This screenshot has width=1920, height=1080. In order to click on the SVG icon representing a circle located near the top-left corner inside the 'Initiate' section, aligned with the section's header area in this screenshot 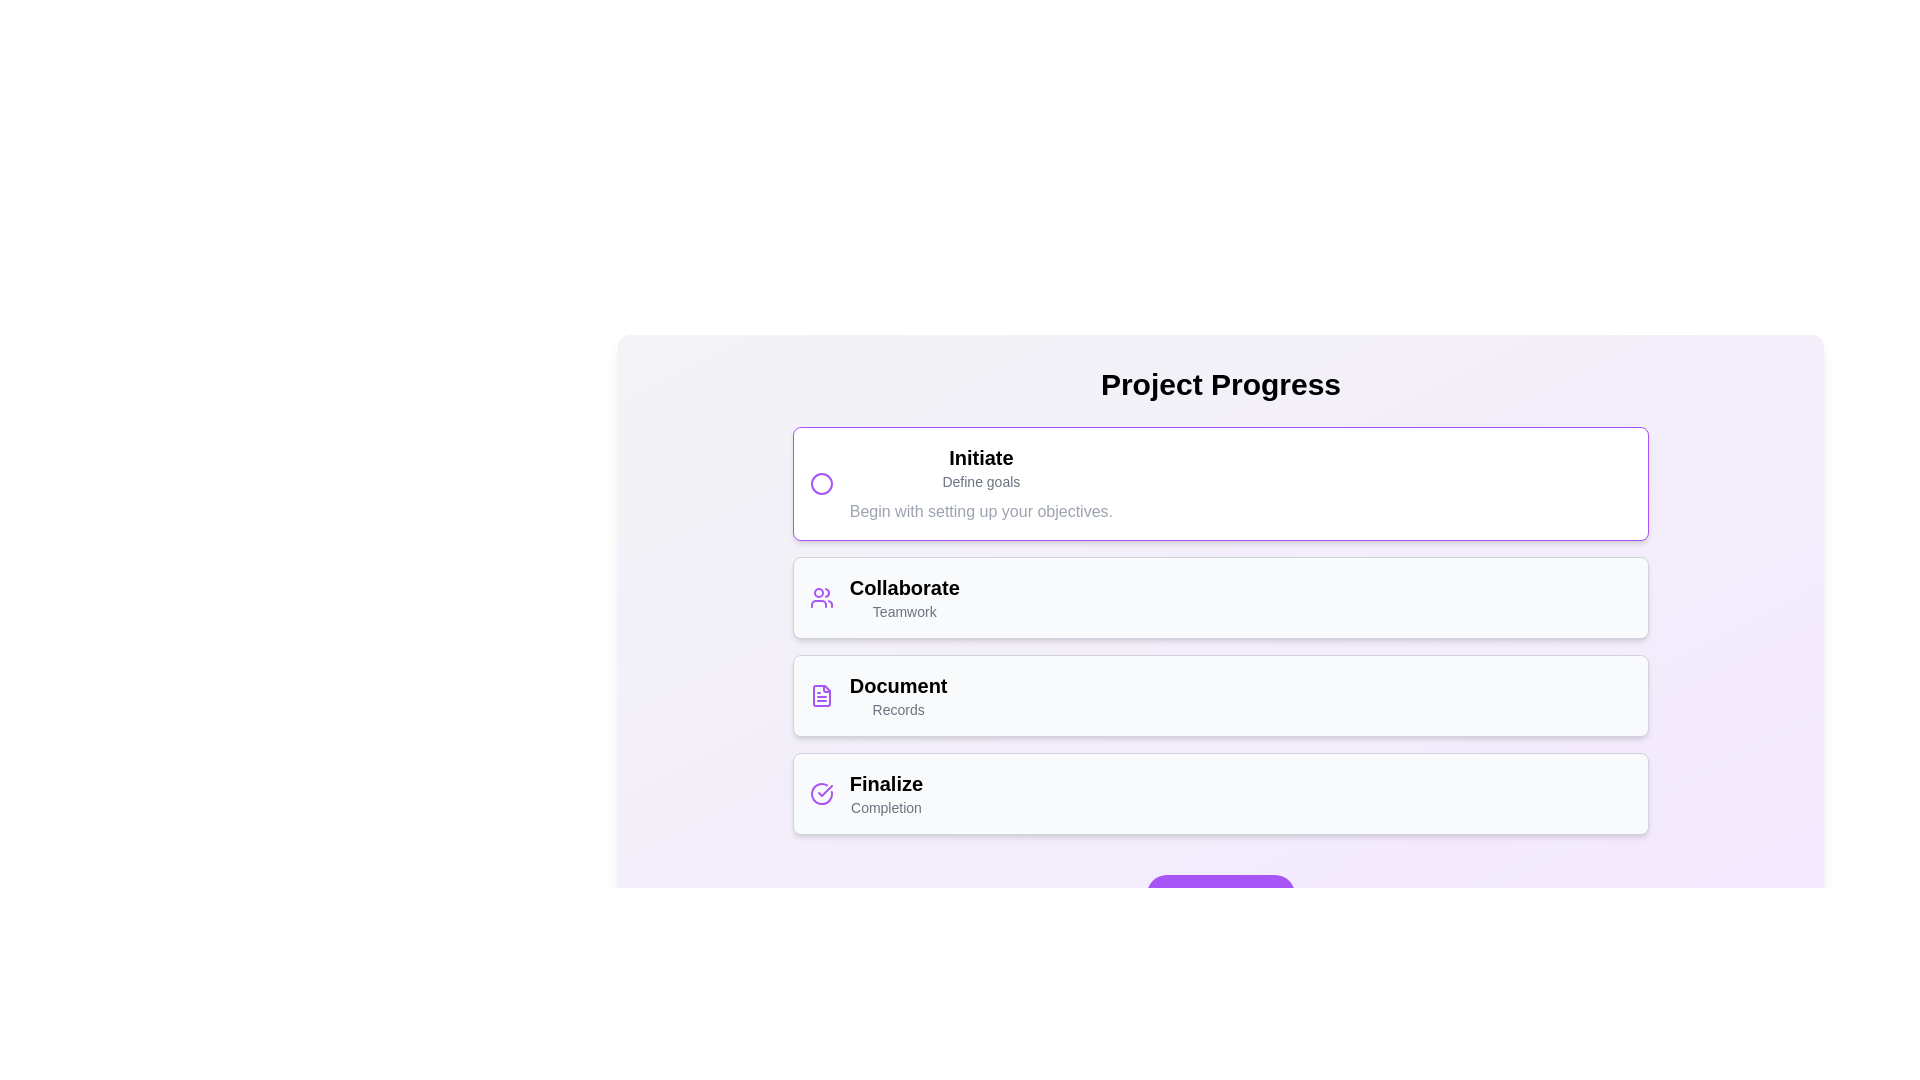, I will do `click(821, 483)`.